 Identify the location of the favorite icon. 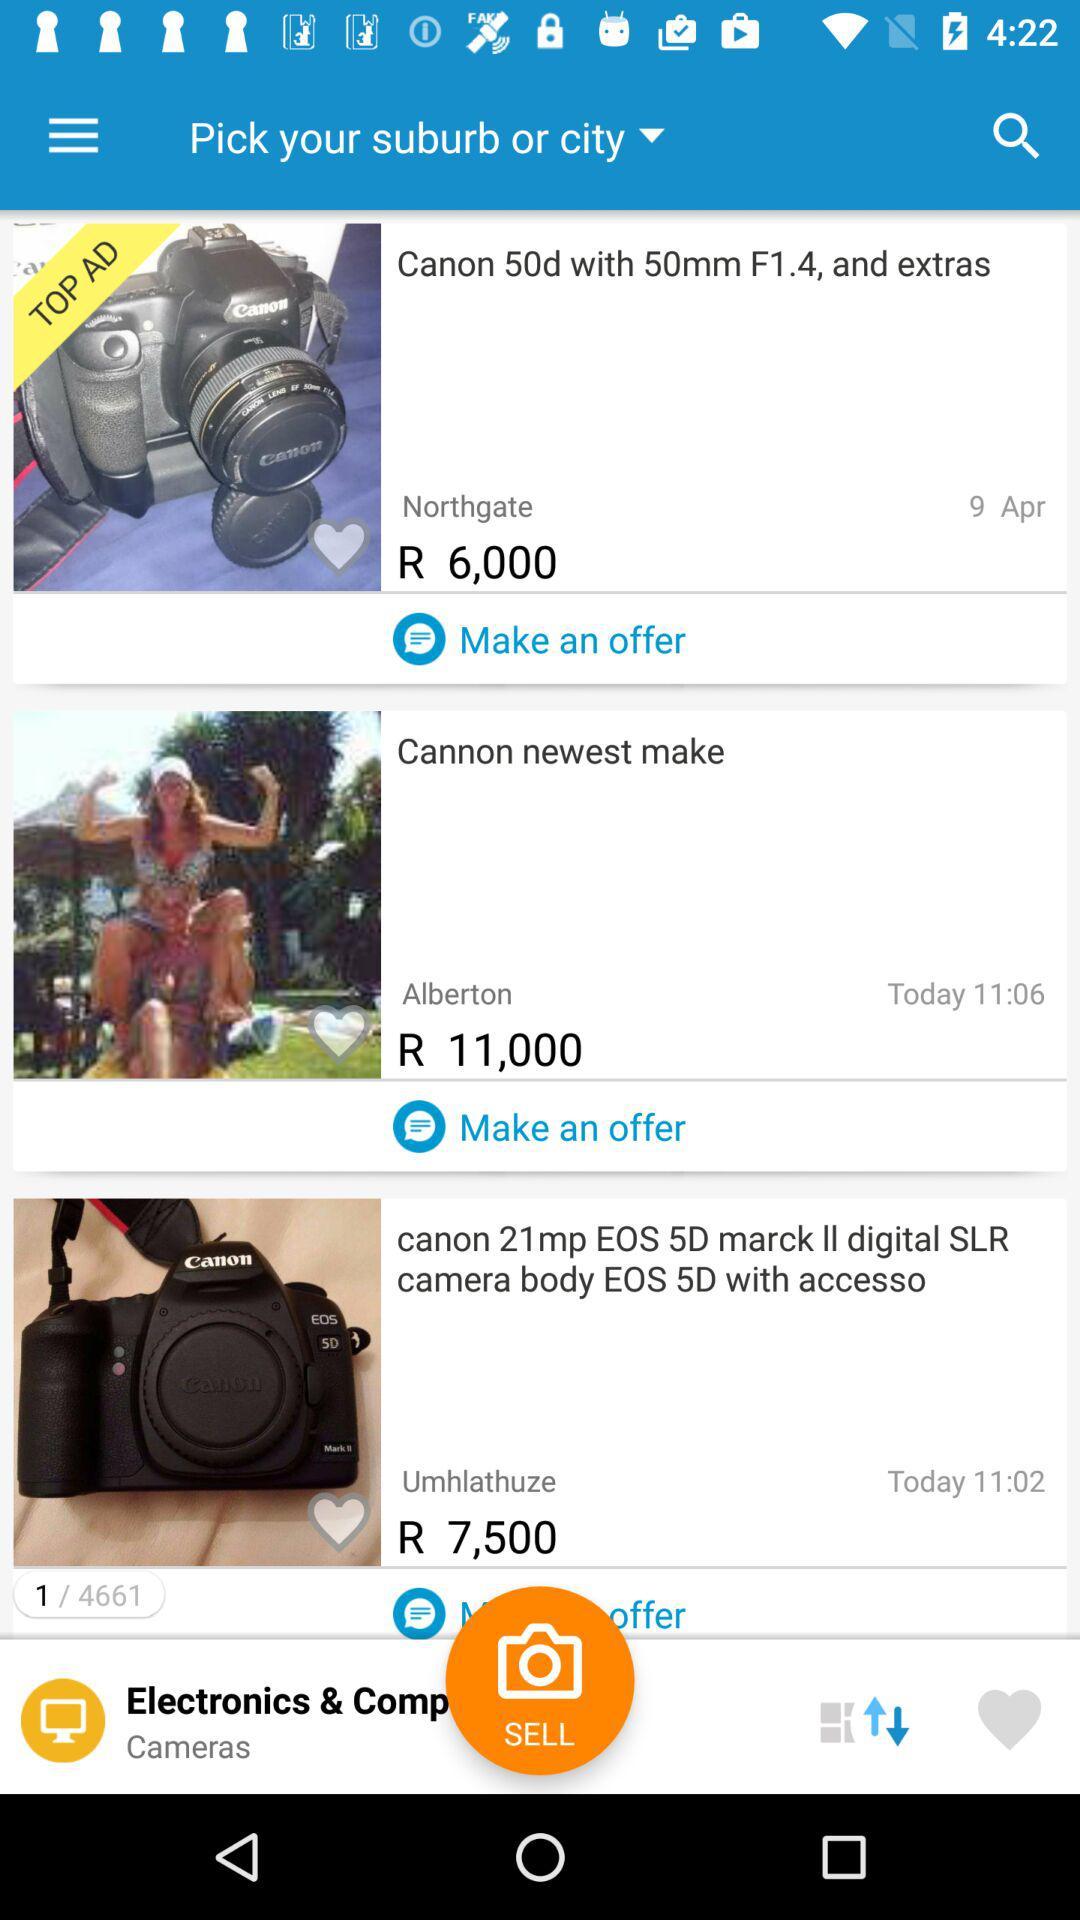
(1009, 1715).